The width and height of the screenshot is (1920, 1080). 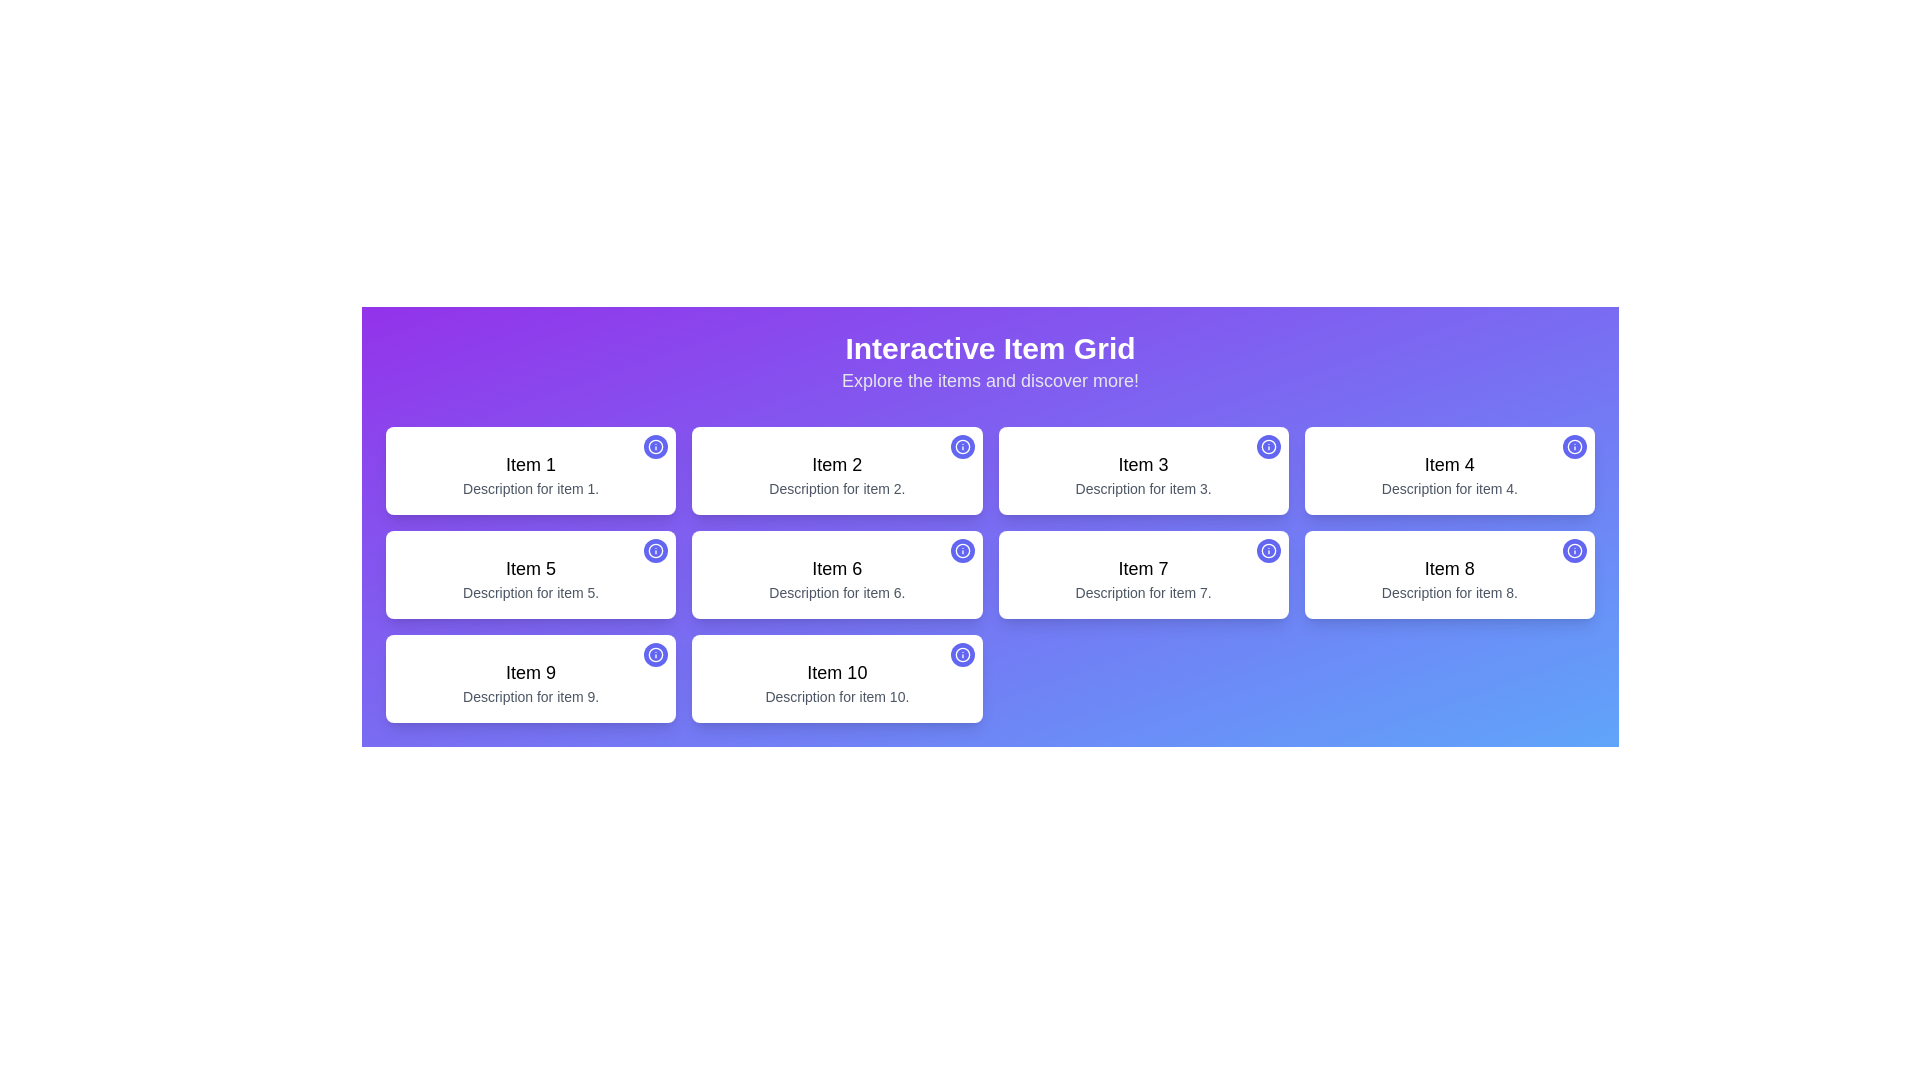 I want to click on the static text component displaying the label 'Item 10', which is centrally located in the bottom-right item of the grid layout, so click(x=837, y=672).